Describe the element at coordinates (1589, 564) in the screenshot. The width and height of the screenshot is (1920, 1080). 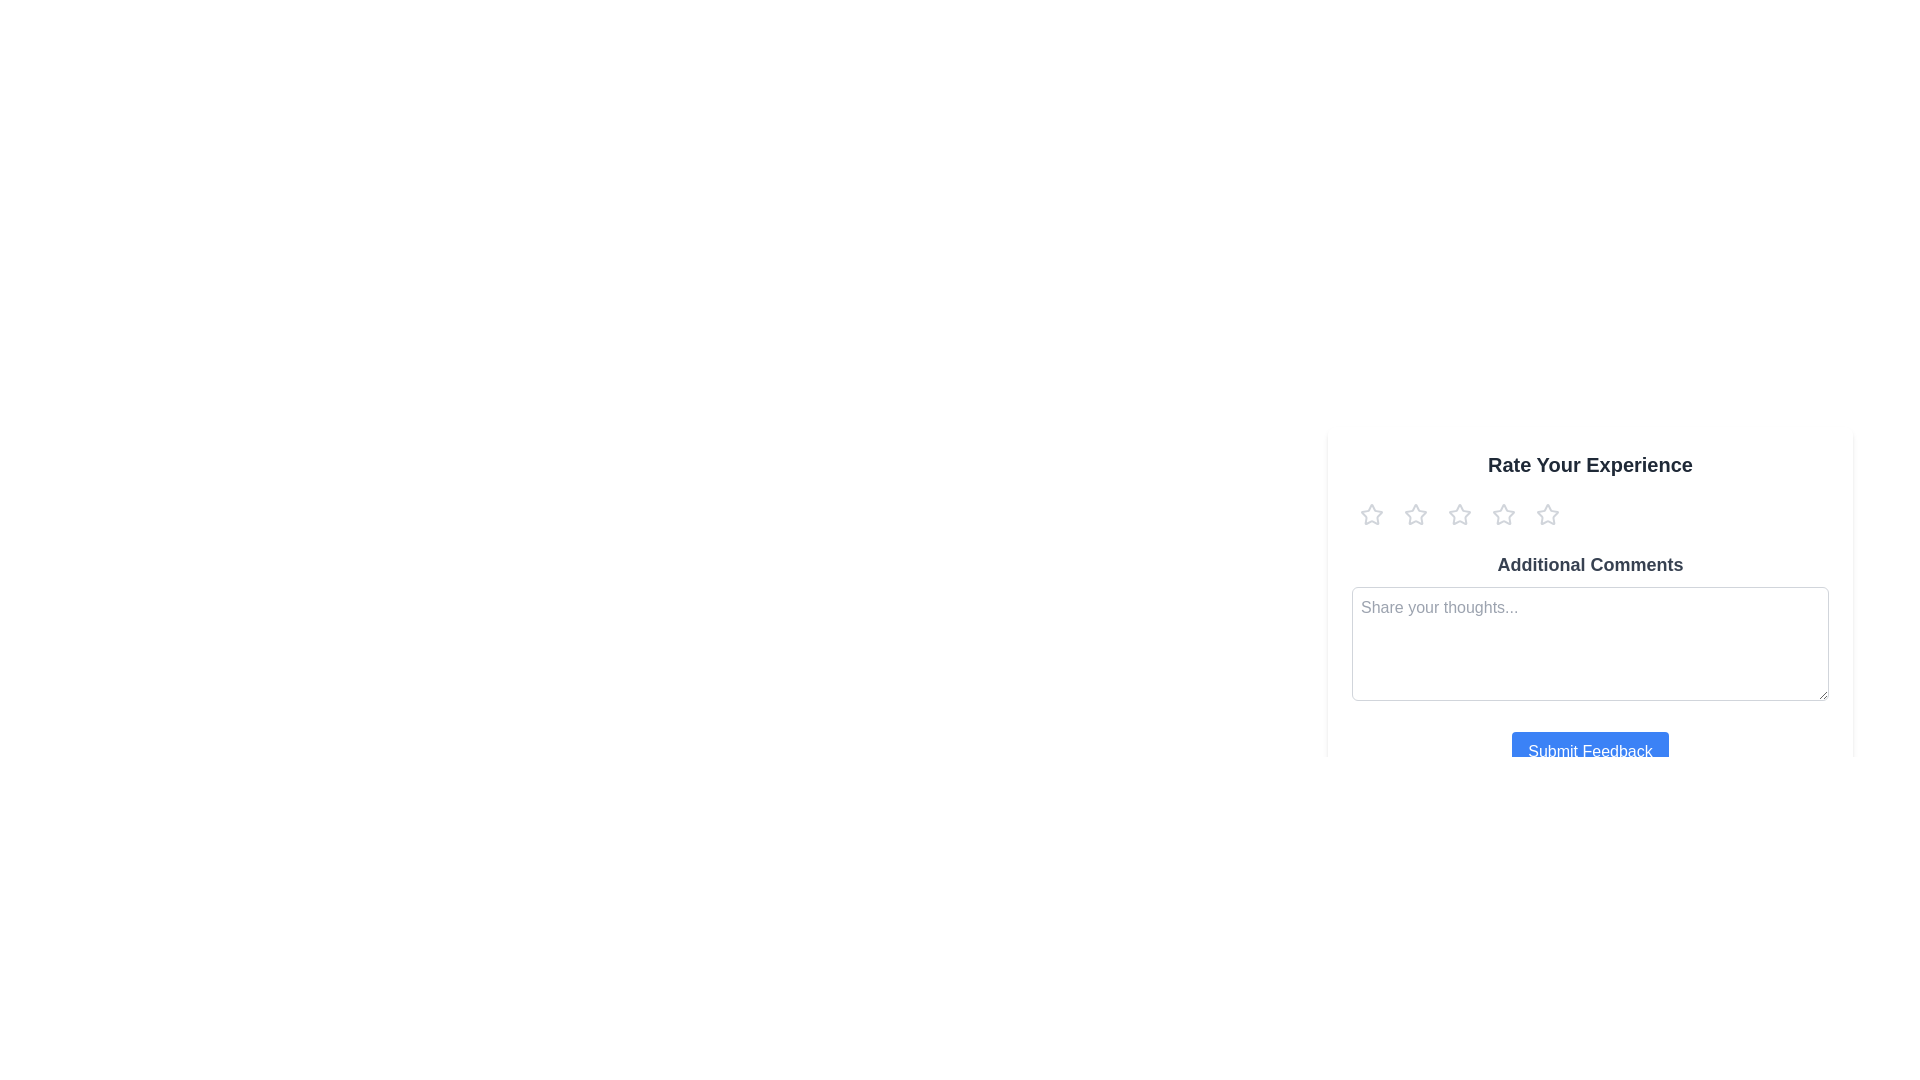
I see `the text label that guides users to provide additional comments or feedback, which is located just below the rating stars and above the comment text area` at that location.